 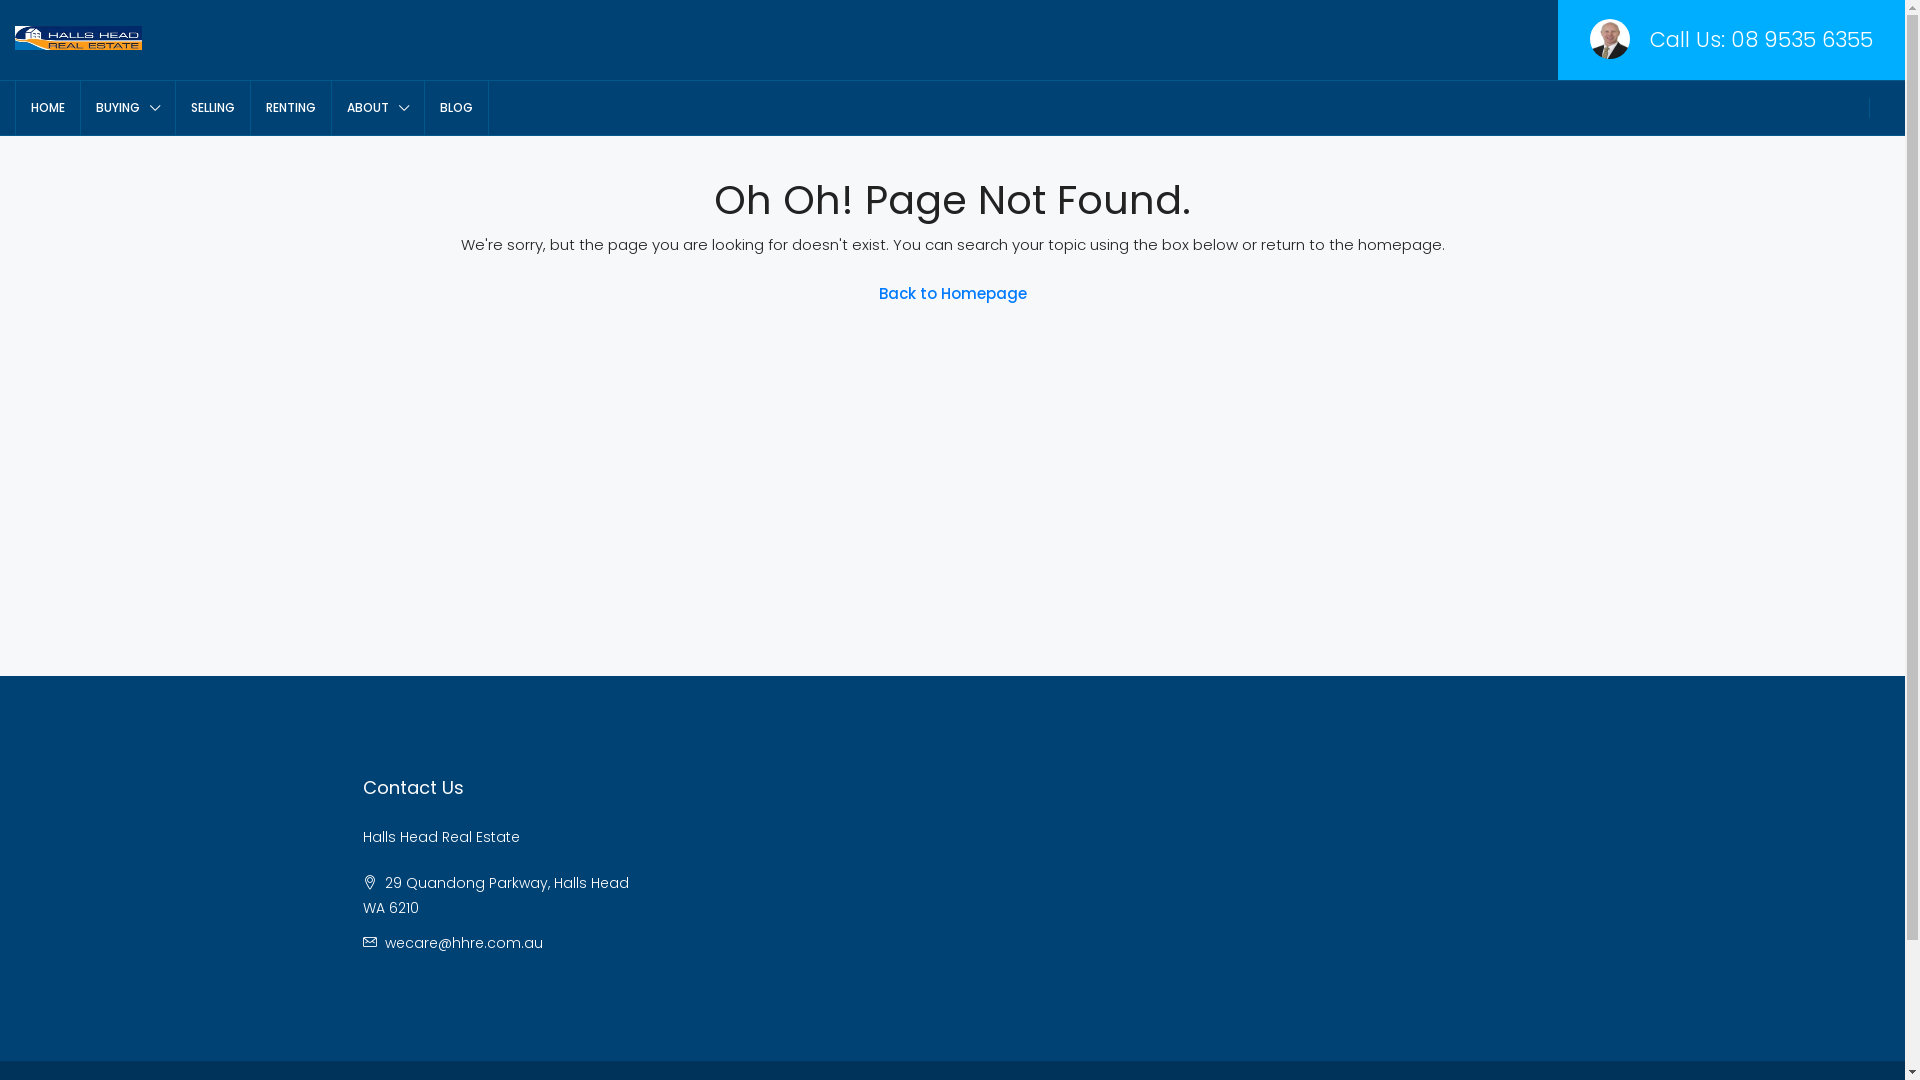 I want to click on 'HOME', so click(x=48, y=108).